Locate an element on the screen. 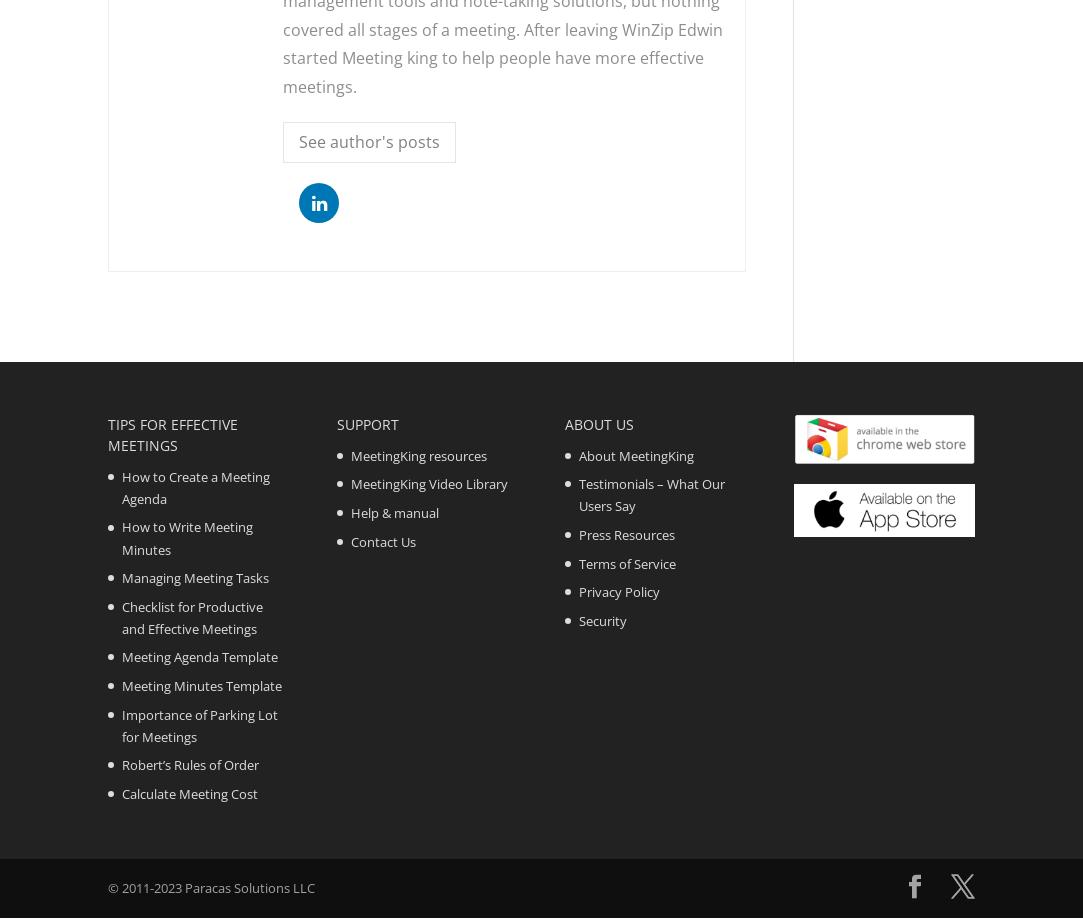 The height and width of the screenshot is (919, 1083). 'Security' is located at coordinates (603, 619).